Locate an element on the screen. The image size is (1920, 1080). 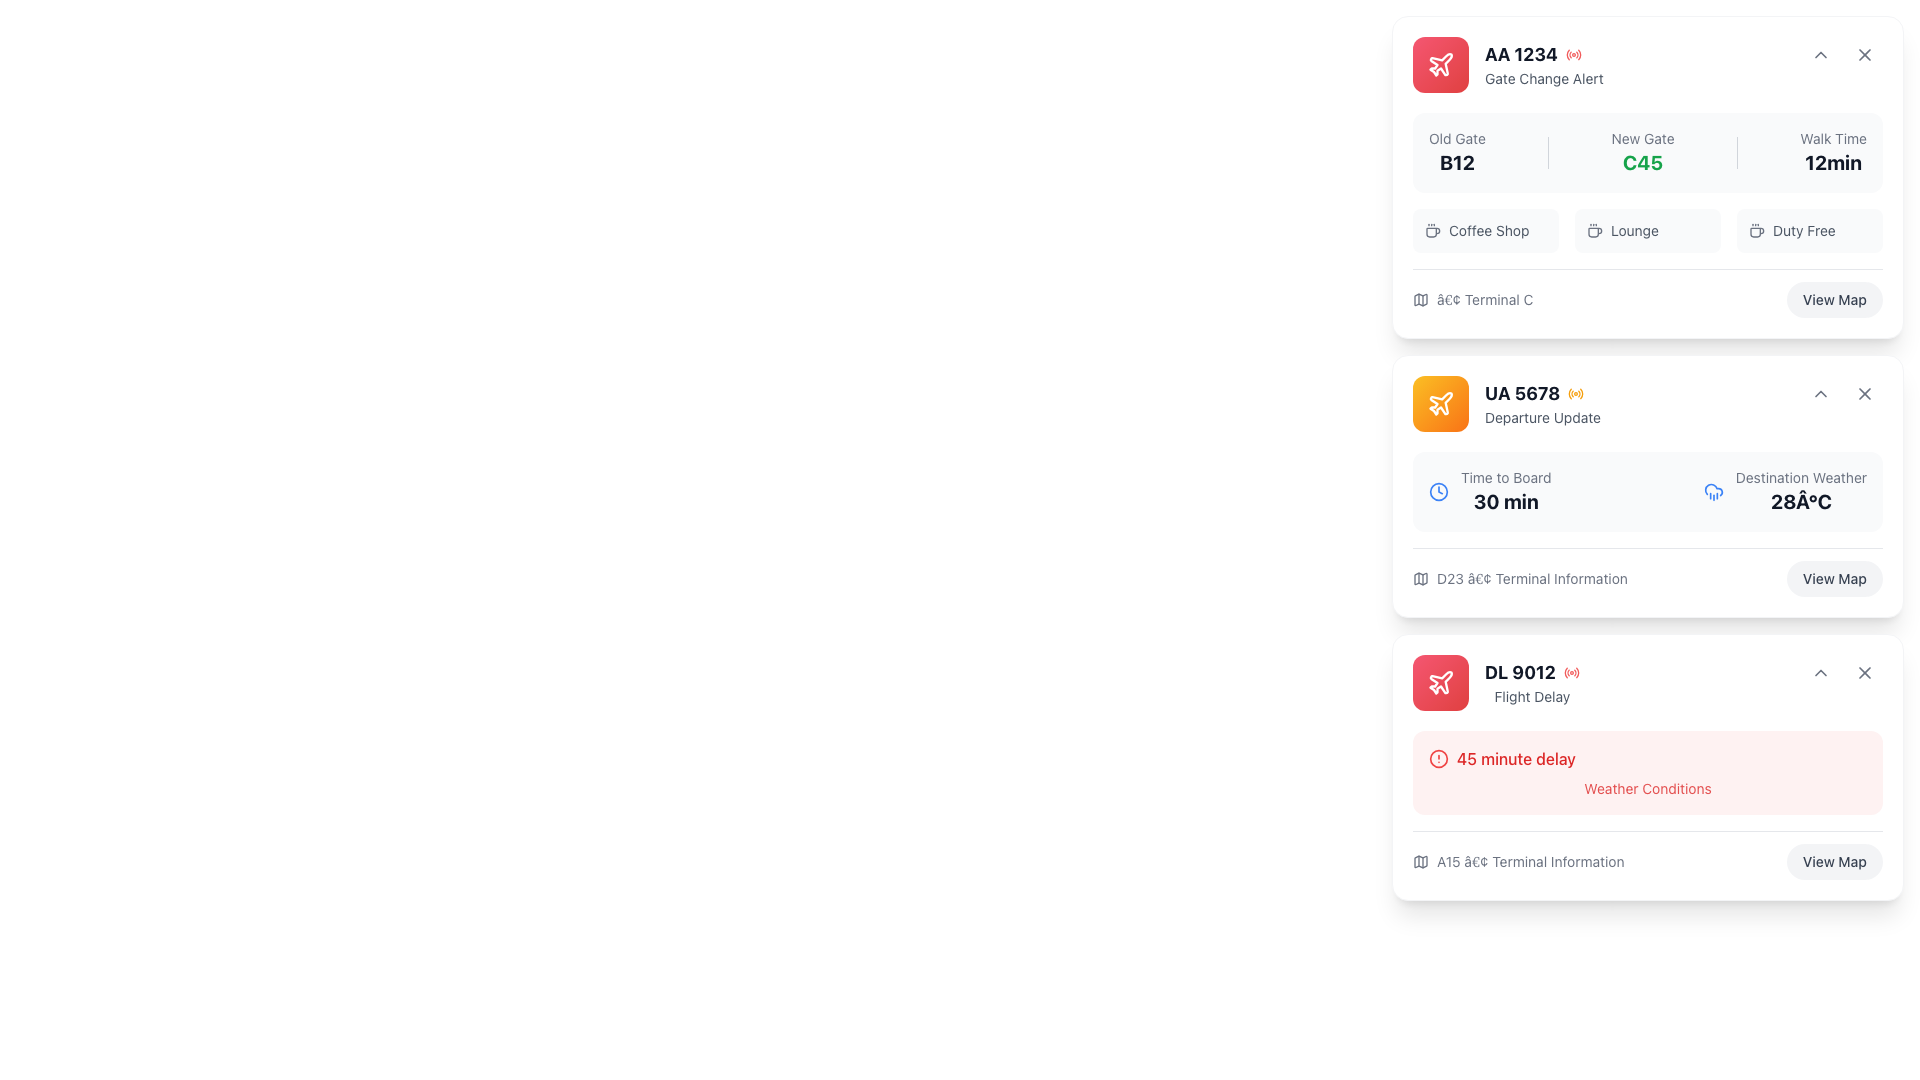
the text display element that shows '45 minute delay' in bold red font, located in the bottom-most card of a vertically stacked list is located at coordinates (1516, 759).